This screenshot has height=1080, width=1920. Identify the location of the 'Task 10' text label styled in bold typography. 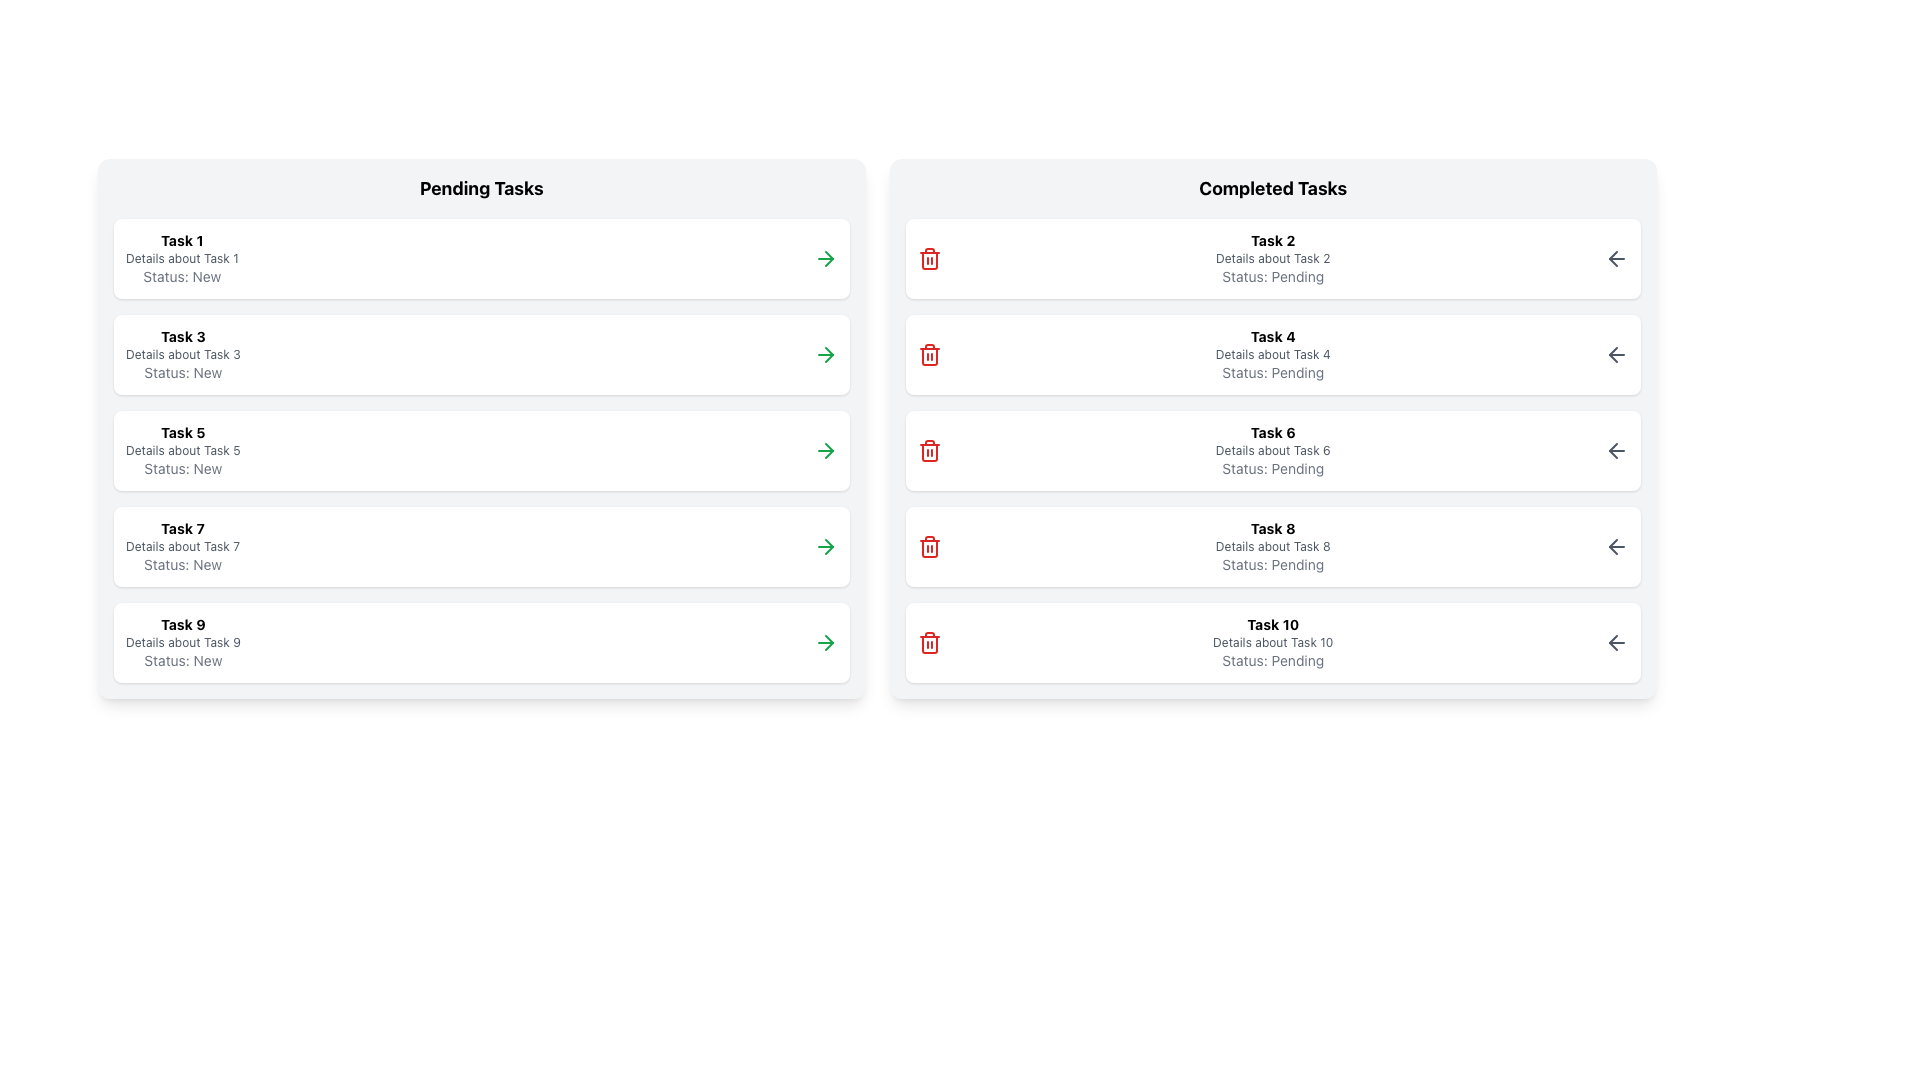
(1272, 623).